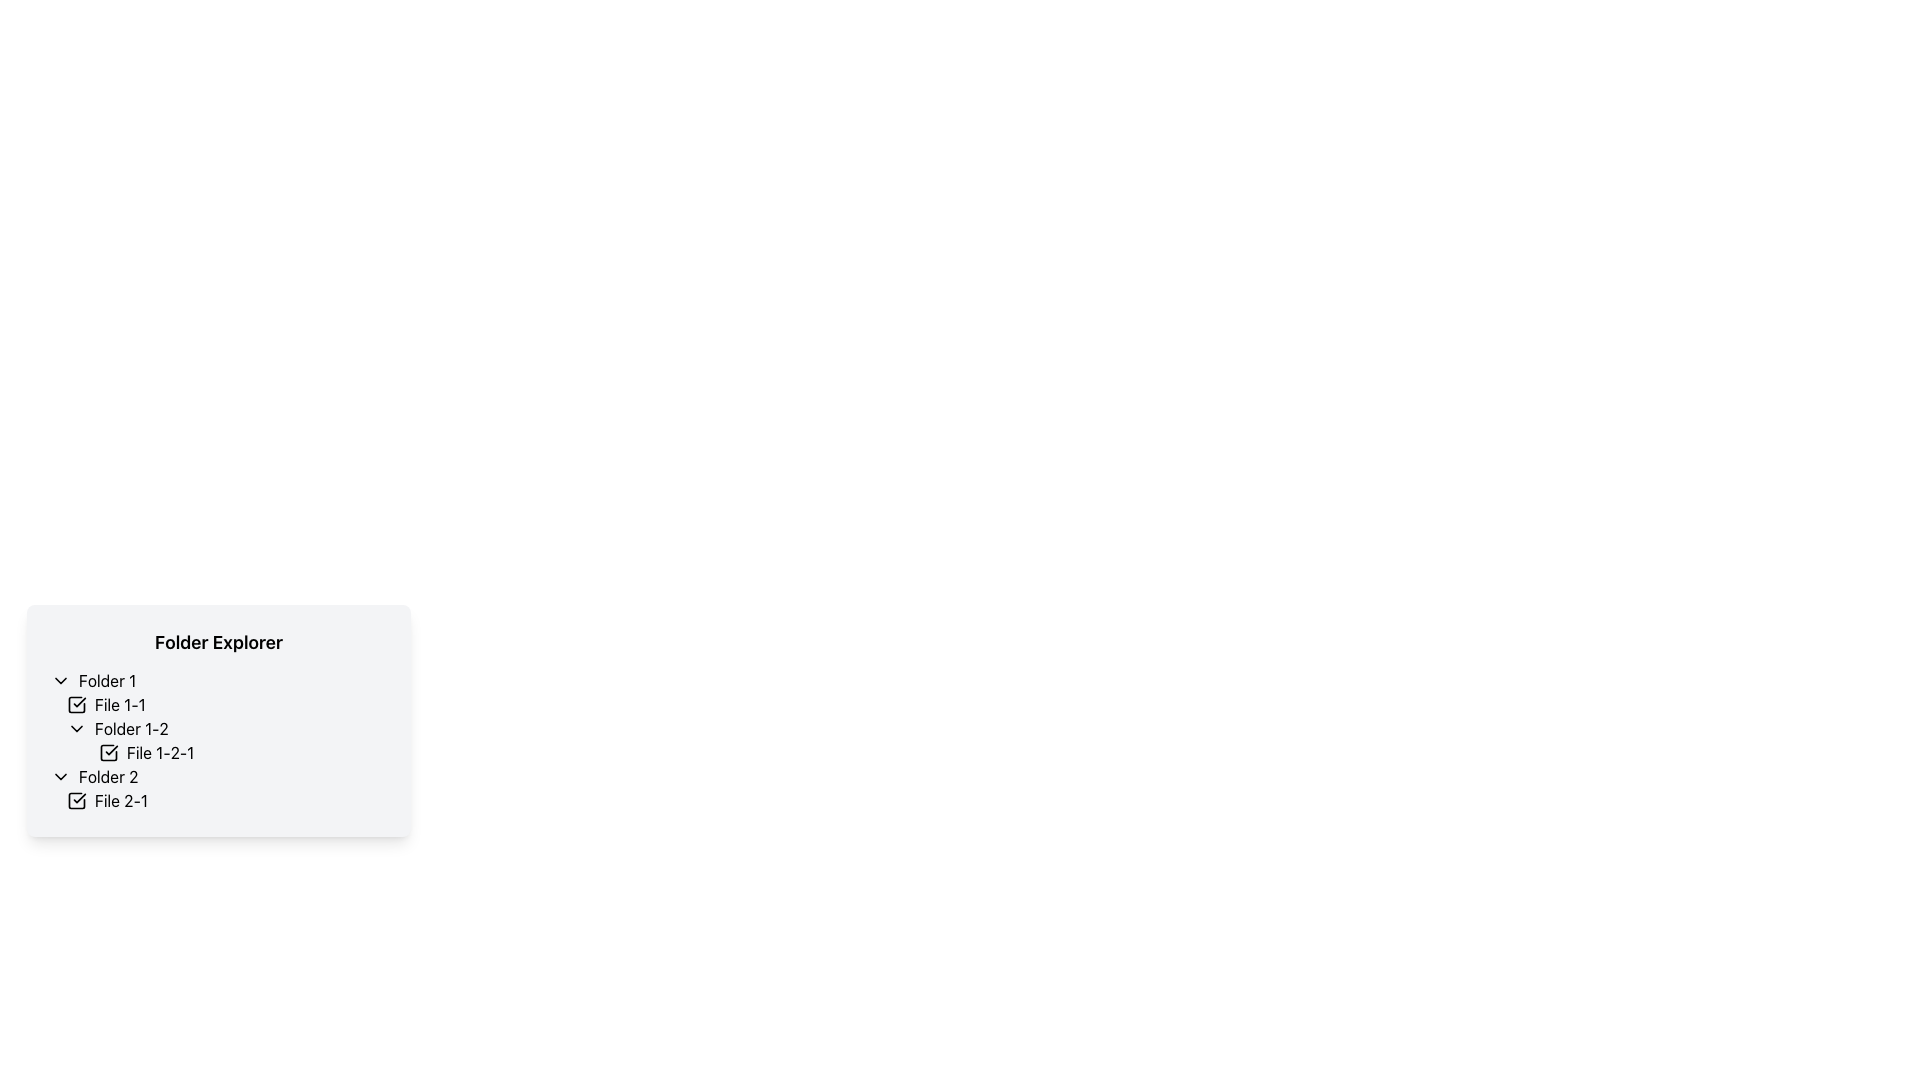 This screenshot has height=1080, width=1920. I want to click on the label element displaying 'Folder 1-2' in the file explorer, so click(130, 729).